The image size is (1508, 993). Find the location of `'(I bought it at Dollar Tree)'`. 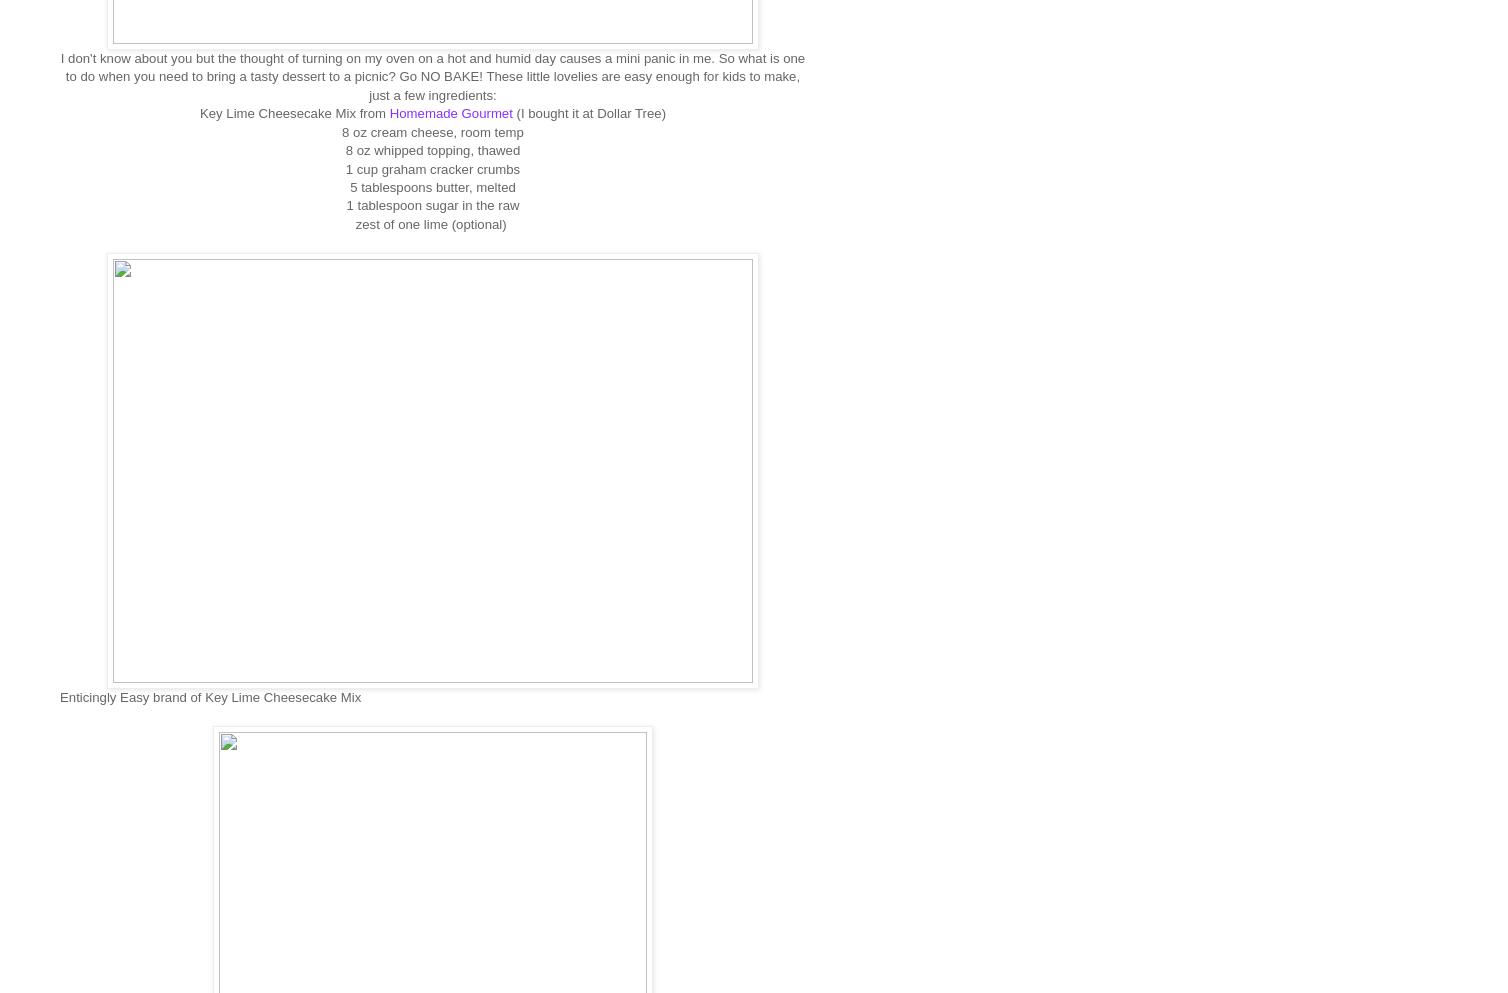

'(I bought it at Dollar Tree)' is located at coordinates (588, 112).